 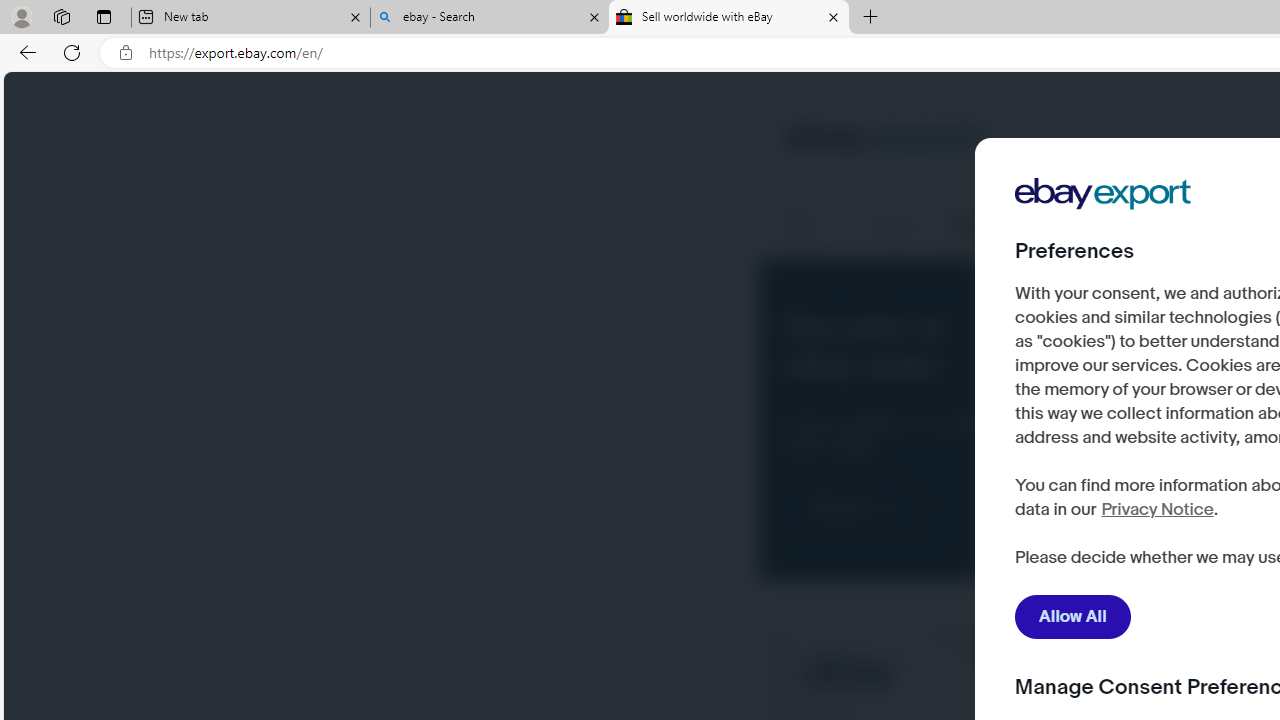 What do you see at coordinates (1157, 509) in the screenshot?
I see `'Privacy Notice'` at bounding box center [1157, 509].